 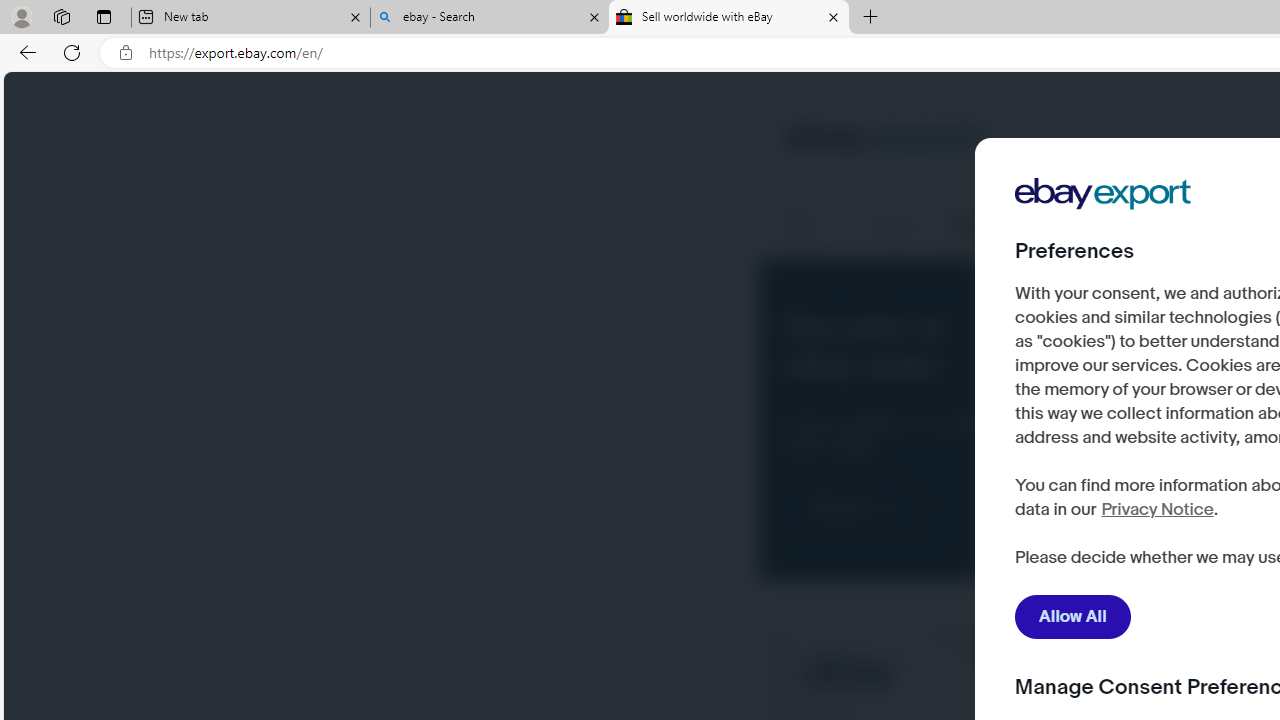 What do you see at coordinates (1157, 509) in the screenshot?
I see `'Privacy Notice'` at bounding box center [1157, 509].